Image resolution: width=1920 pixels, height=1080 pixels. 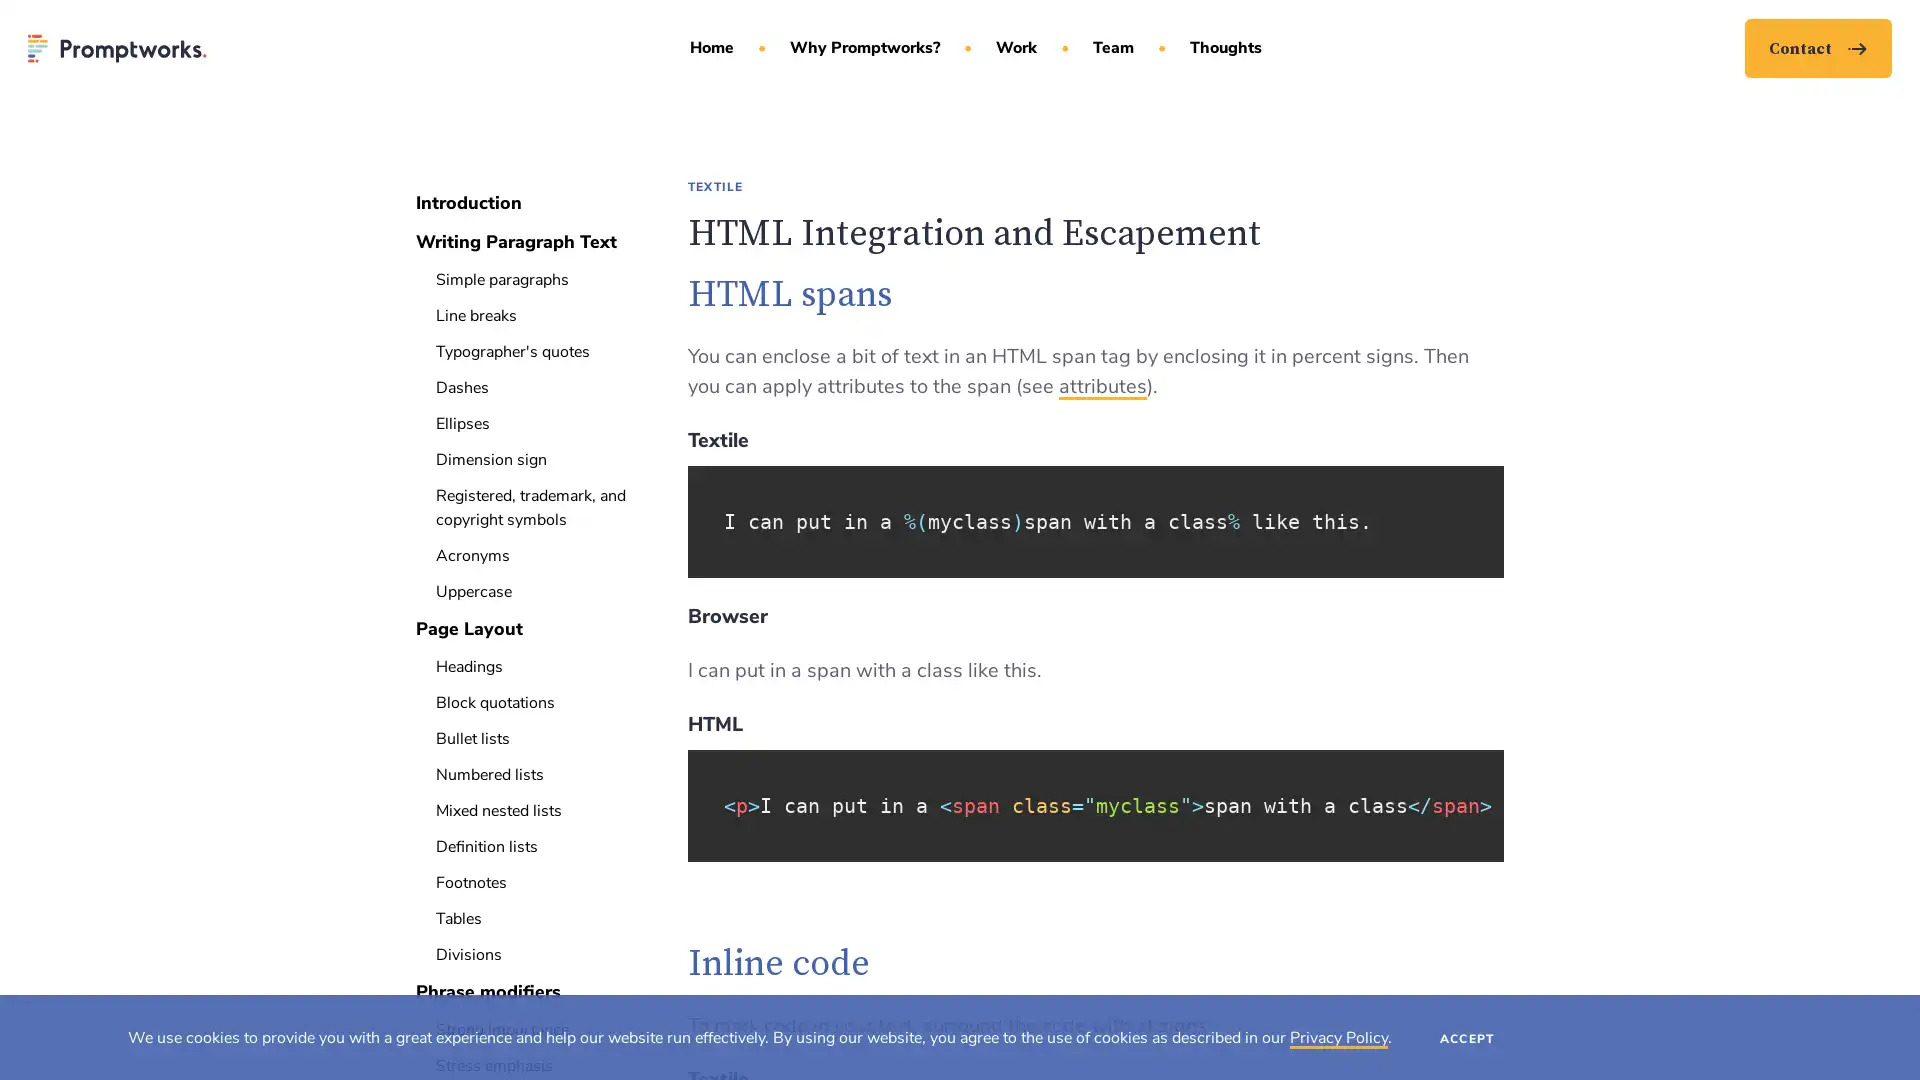 I want to click on ACCEPT, so click(x=1467, y=1036).